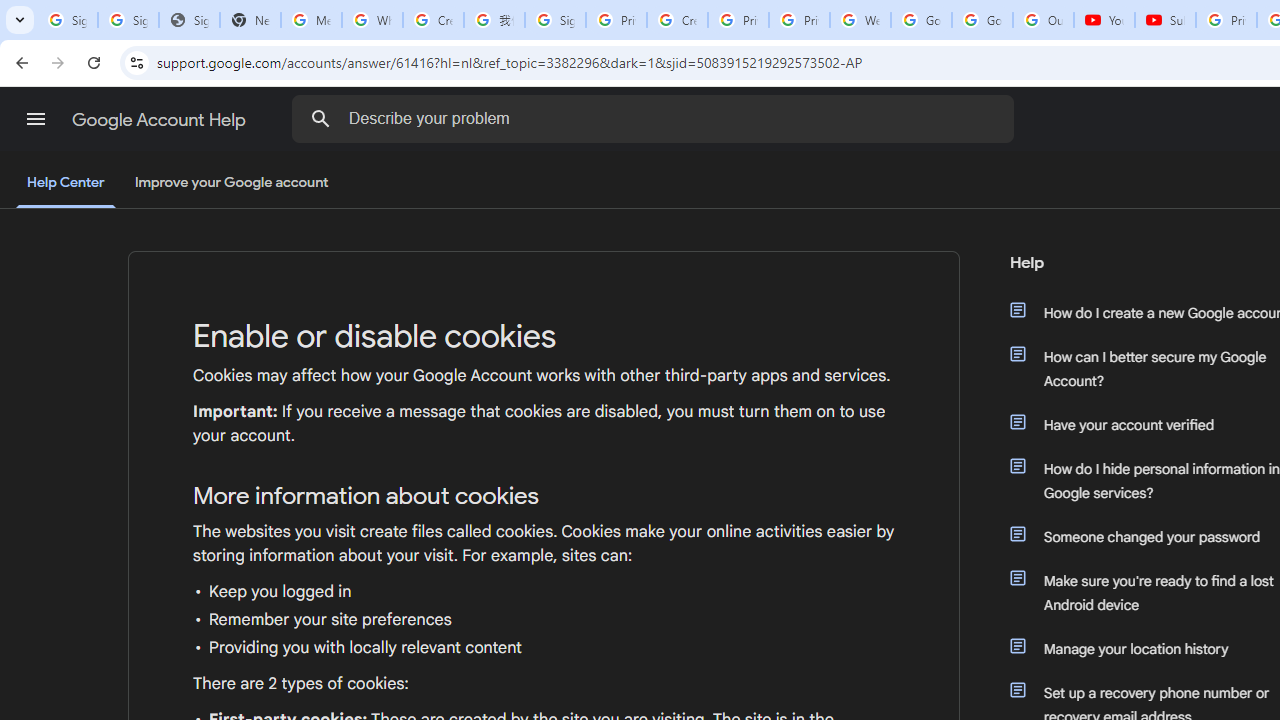 This screenshot has height=720, width=1280. Describe the element at coordinates (1165, 20) in the screenshot. I see `'Subscriptions - YouTube'` at that location.